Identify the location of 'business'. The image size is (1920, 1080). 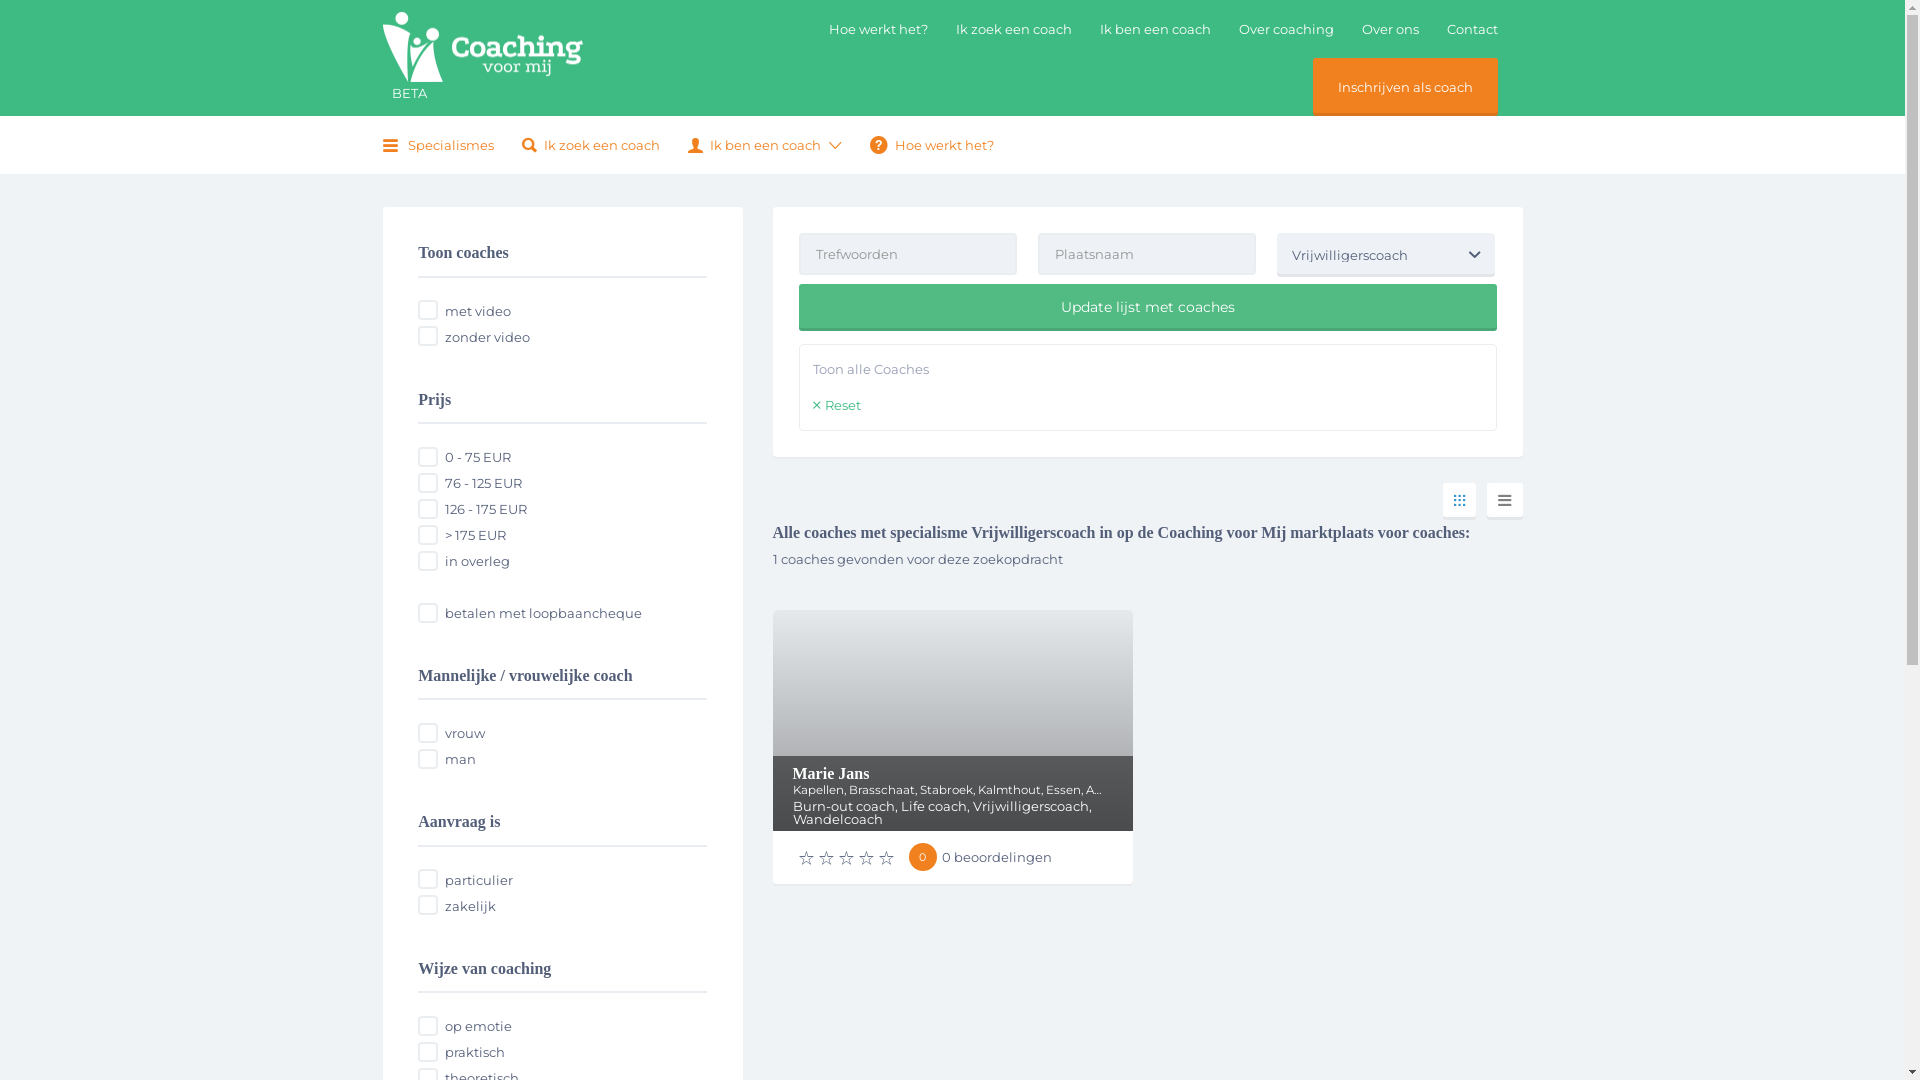
(426, 905).